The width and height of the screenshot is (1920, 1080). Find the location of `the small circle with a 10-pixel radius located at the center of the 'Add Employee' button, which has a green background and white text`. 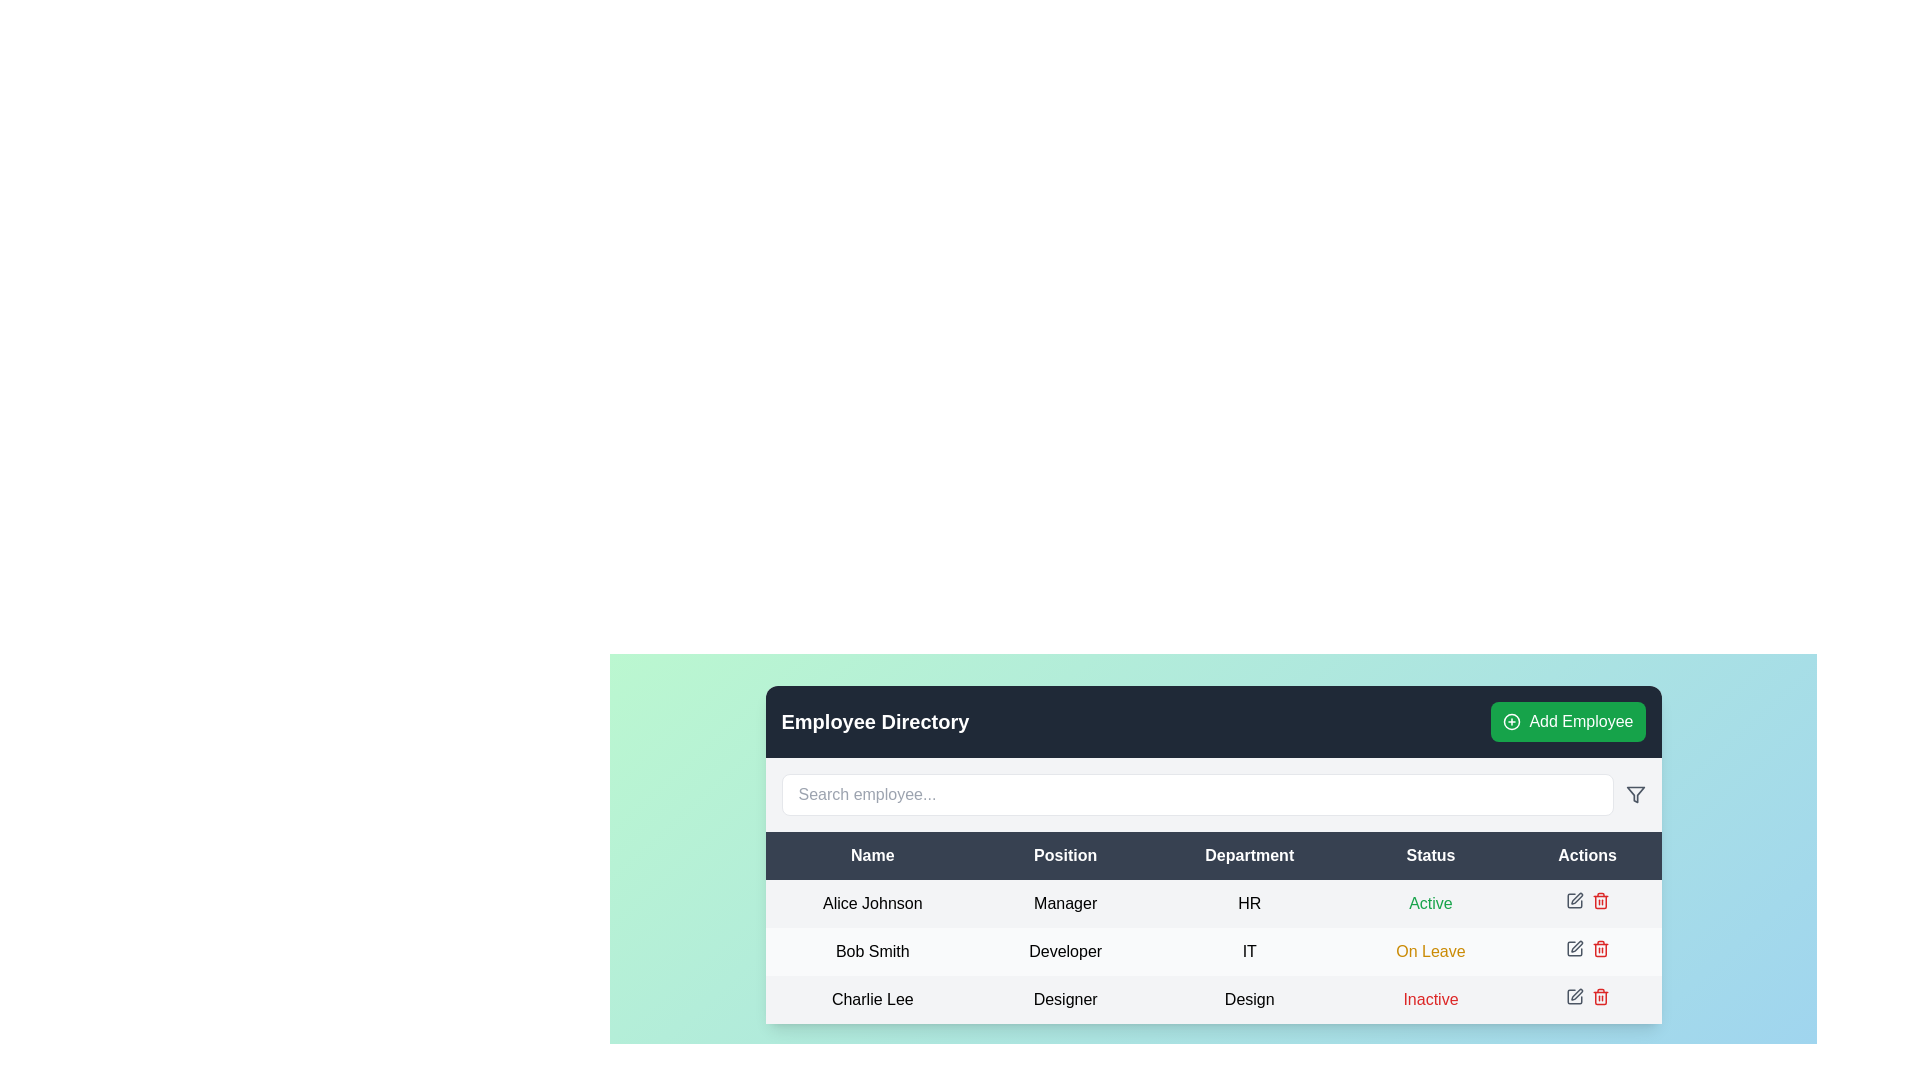

the small circle with a 10-pixel radius located at the center of the 'Add Employee' button, which has a green background and white text is located at coordinates (1512, 721).